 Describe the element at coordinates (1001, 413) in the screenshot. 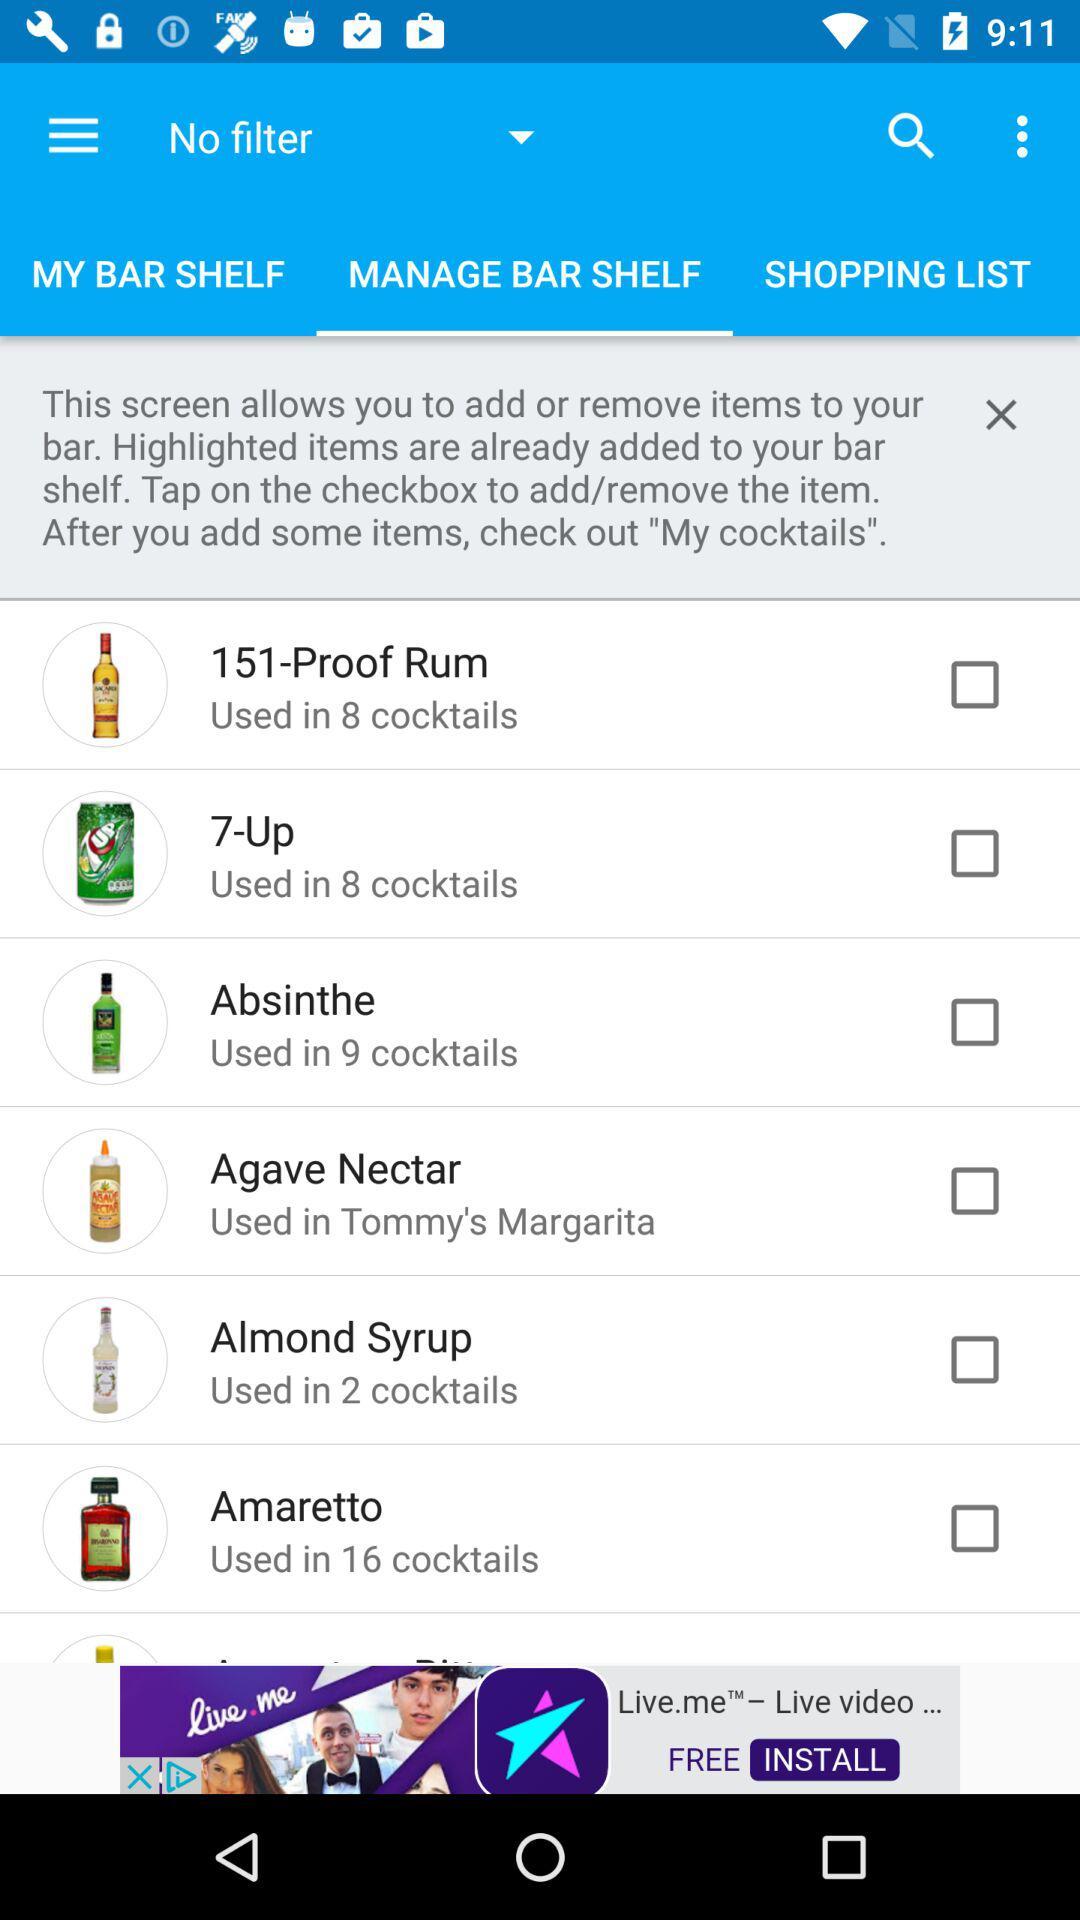

I see `the close icon` at that location.